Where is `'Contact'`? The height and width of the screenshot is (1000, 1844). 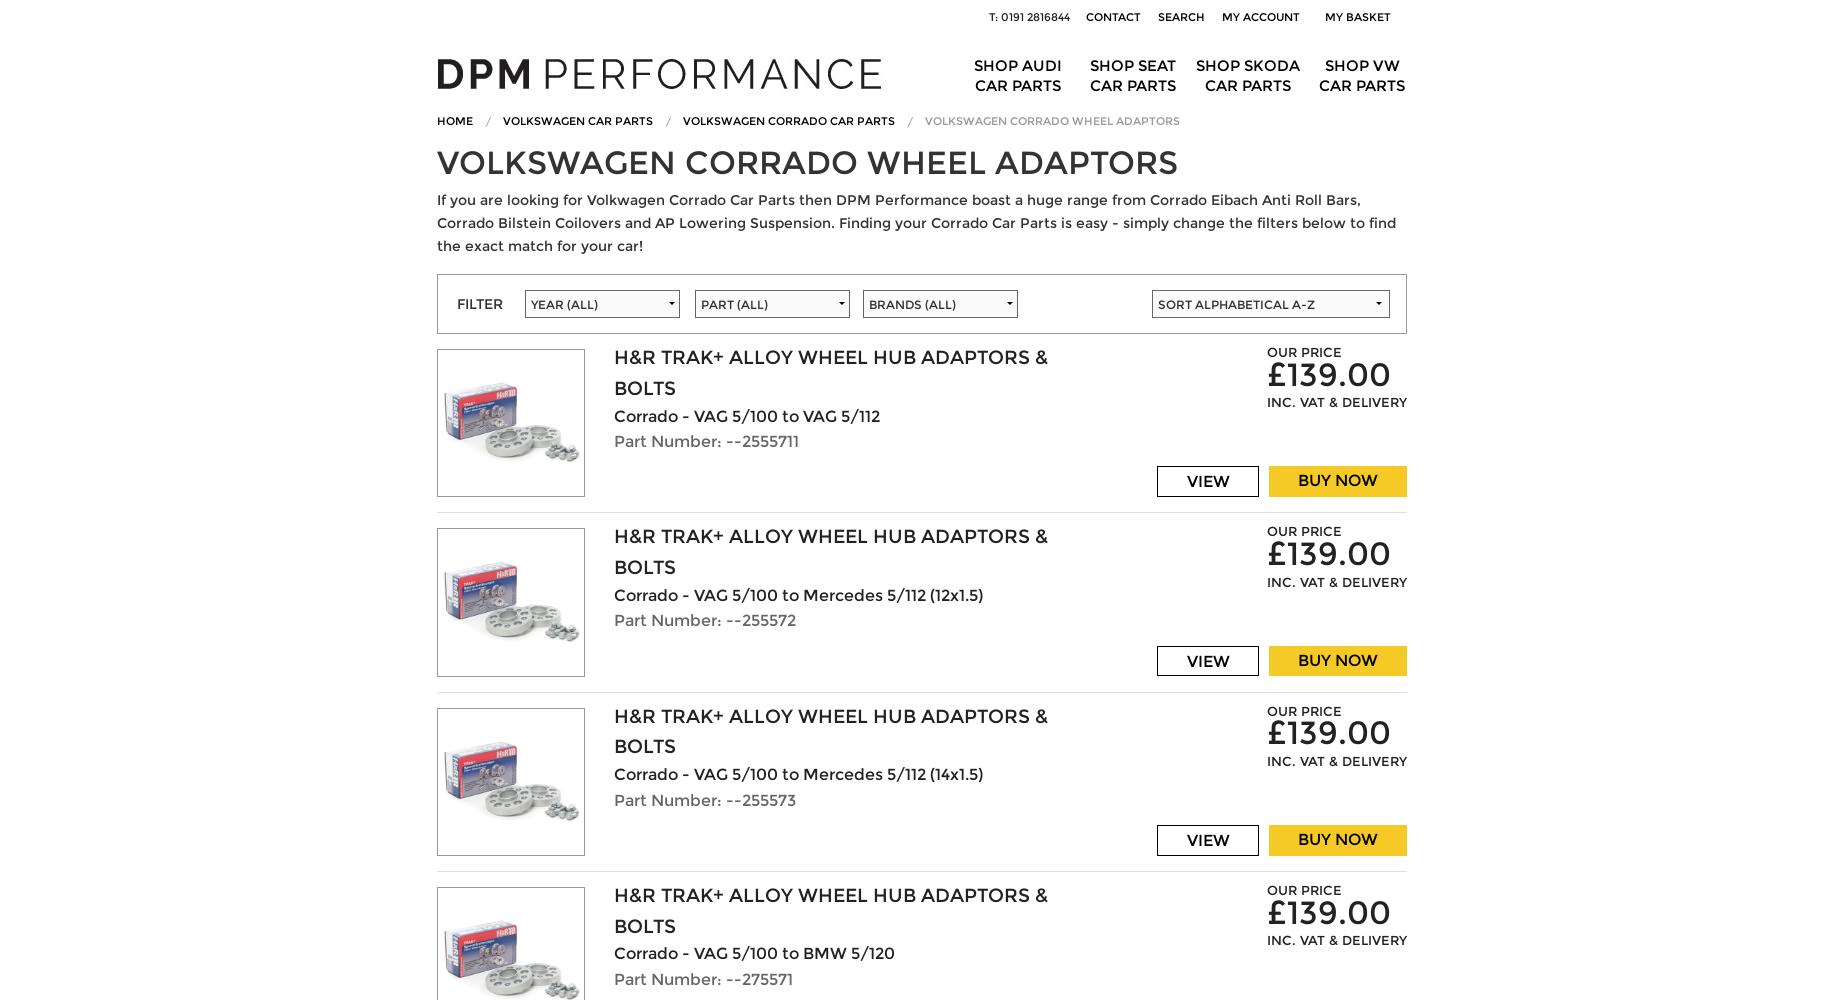 'Contact' is located at coordinates (1113, 17).